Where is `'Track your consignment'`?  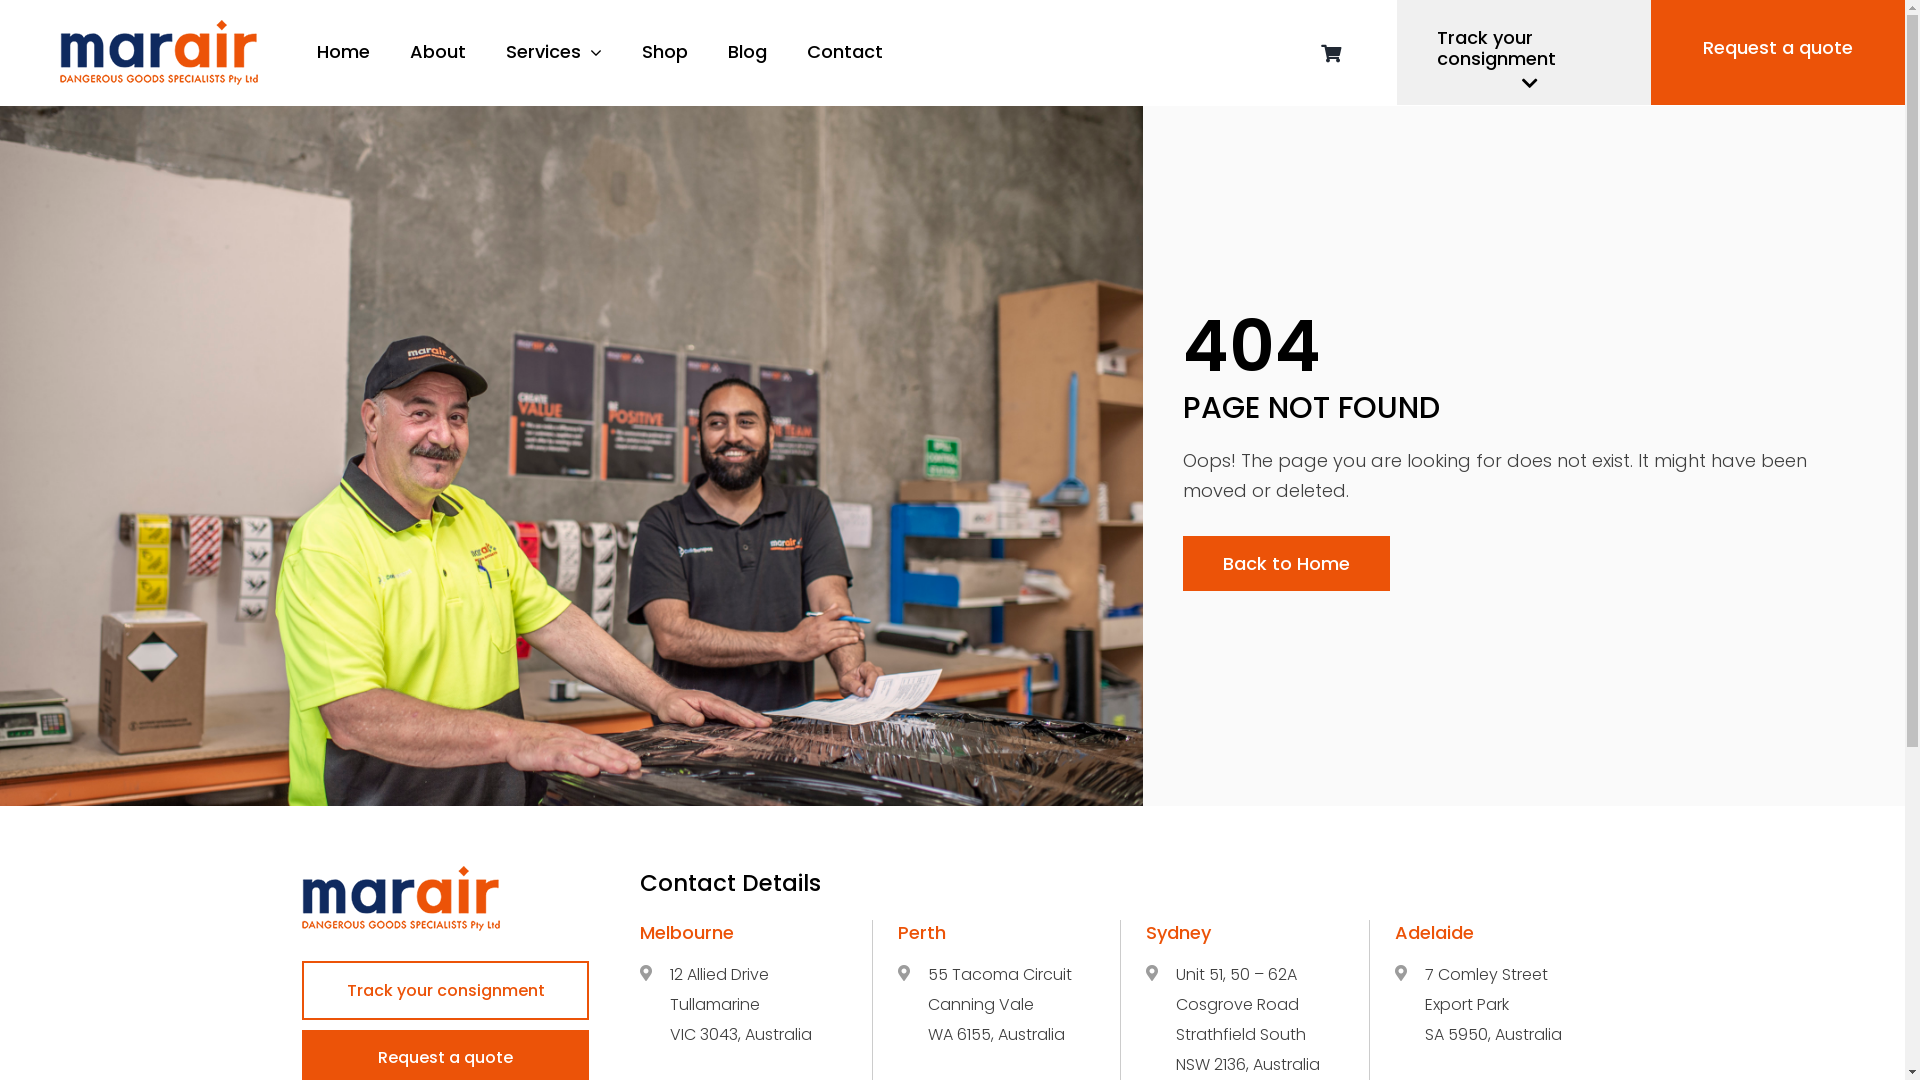
'Track your consignment' is located at coordinates (444, 990).